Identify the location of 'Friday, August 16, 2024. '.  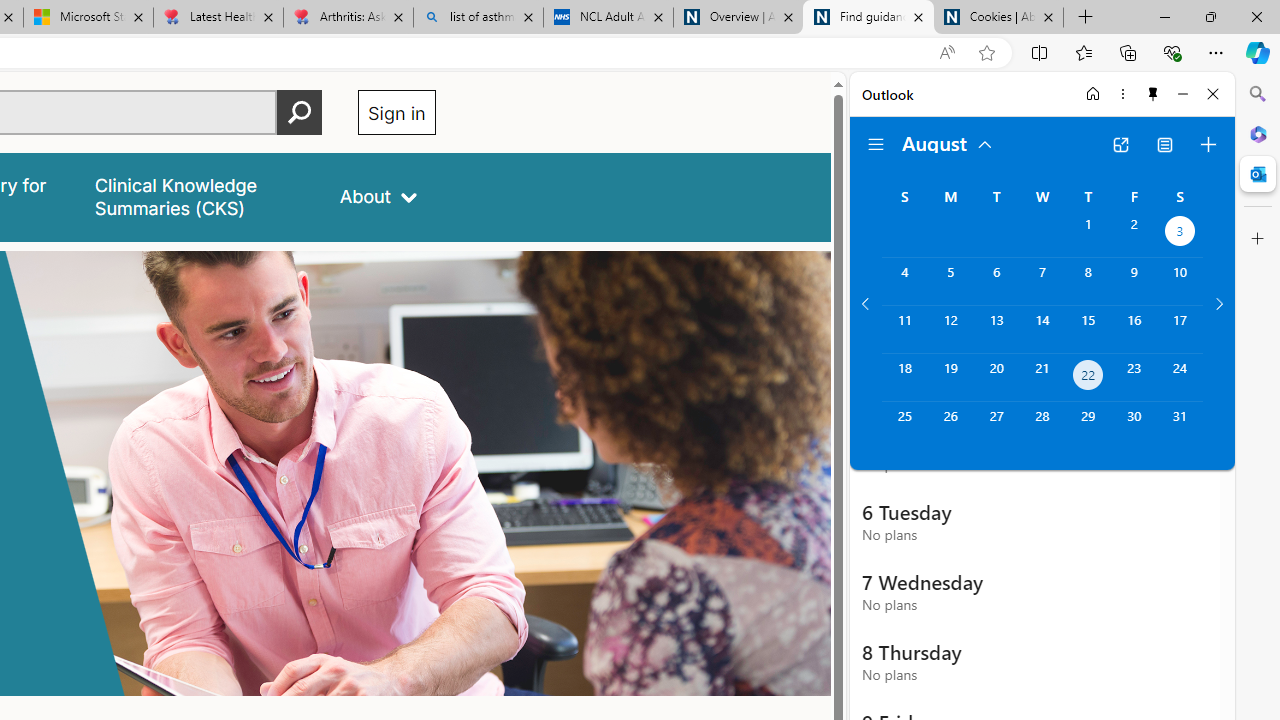
(1134, 328).